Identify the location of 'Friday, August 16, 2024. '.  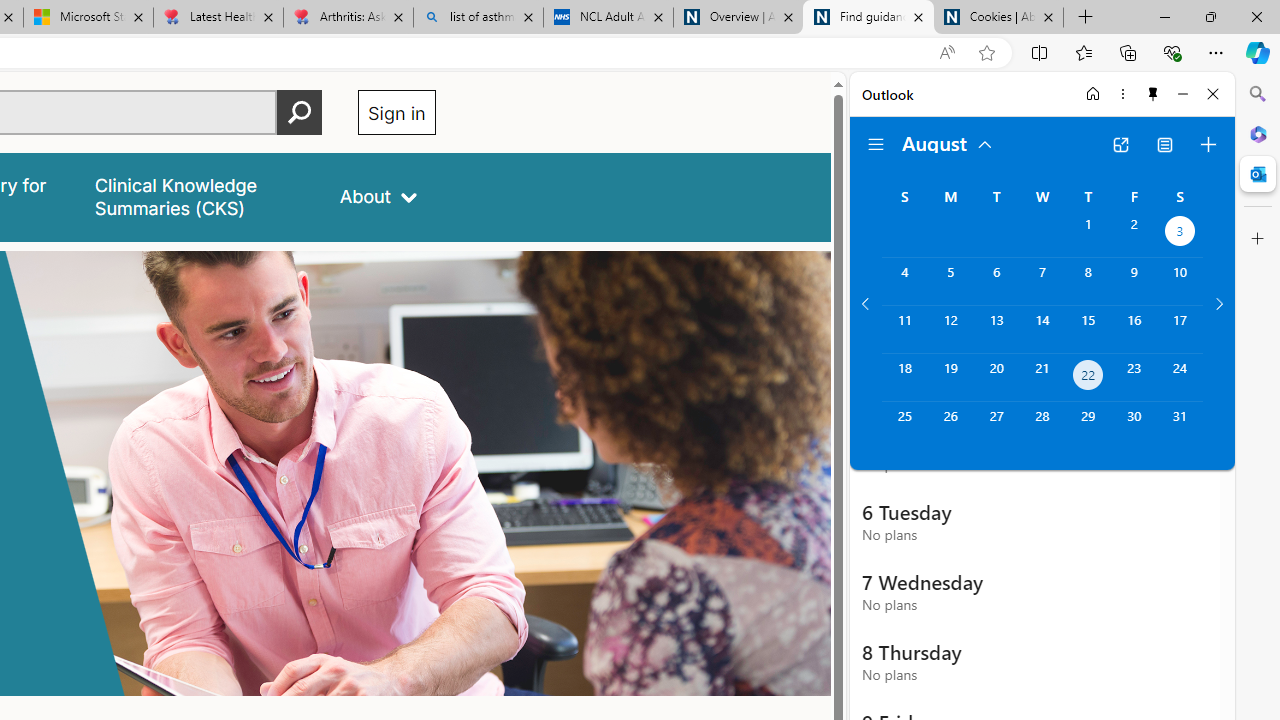
(1134, 328).